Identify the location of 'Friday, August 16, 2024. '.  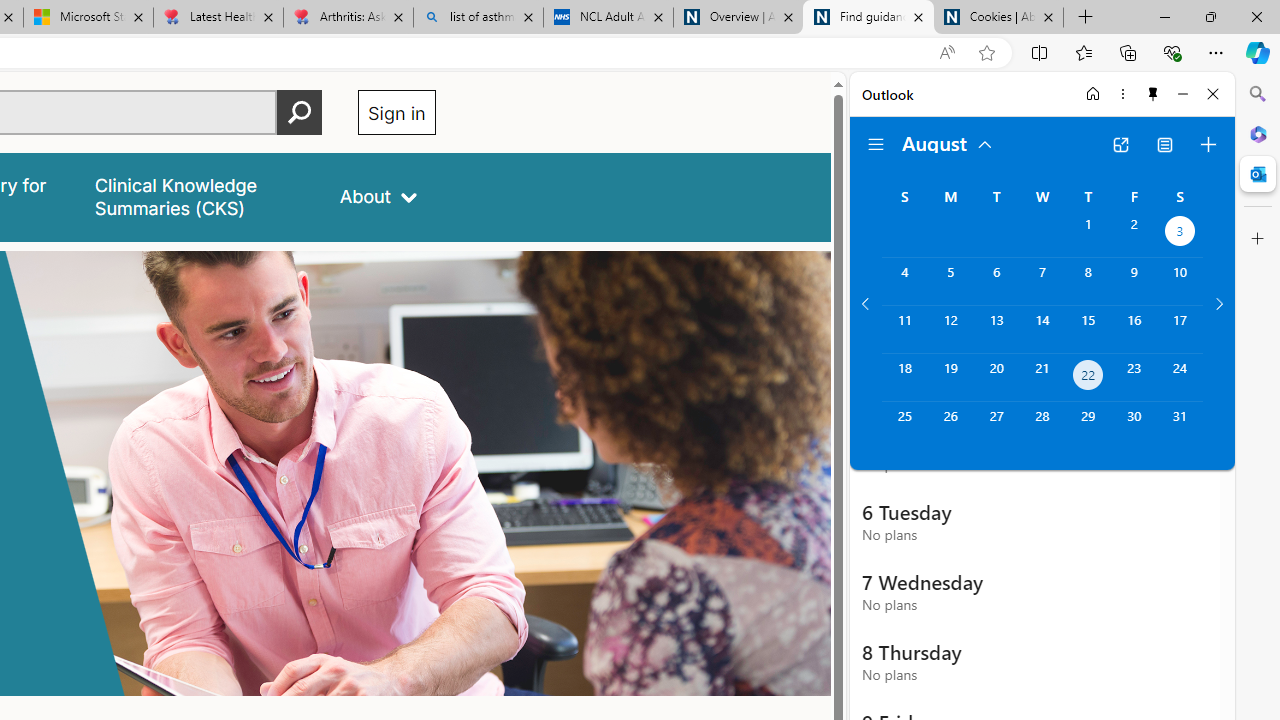
(1134, 328).